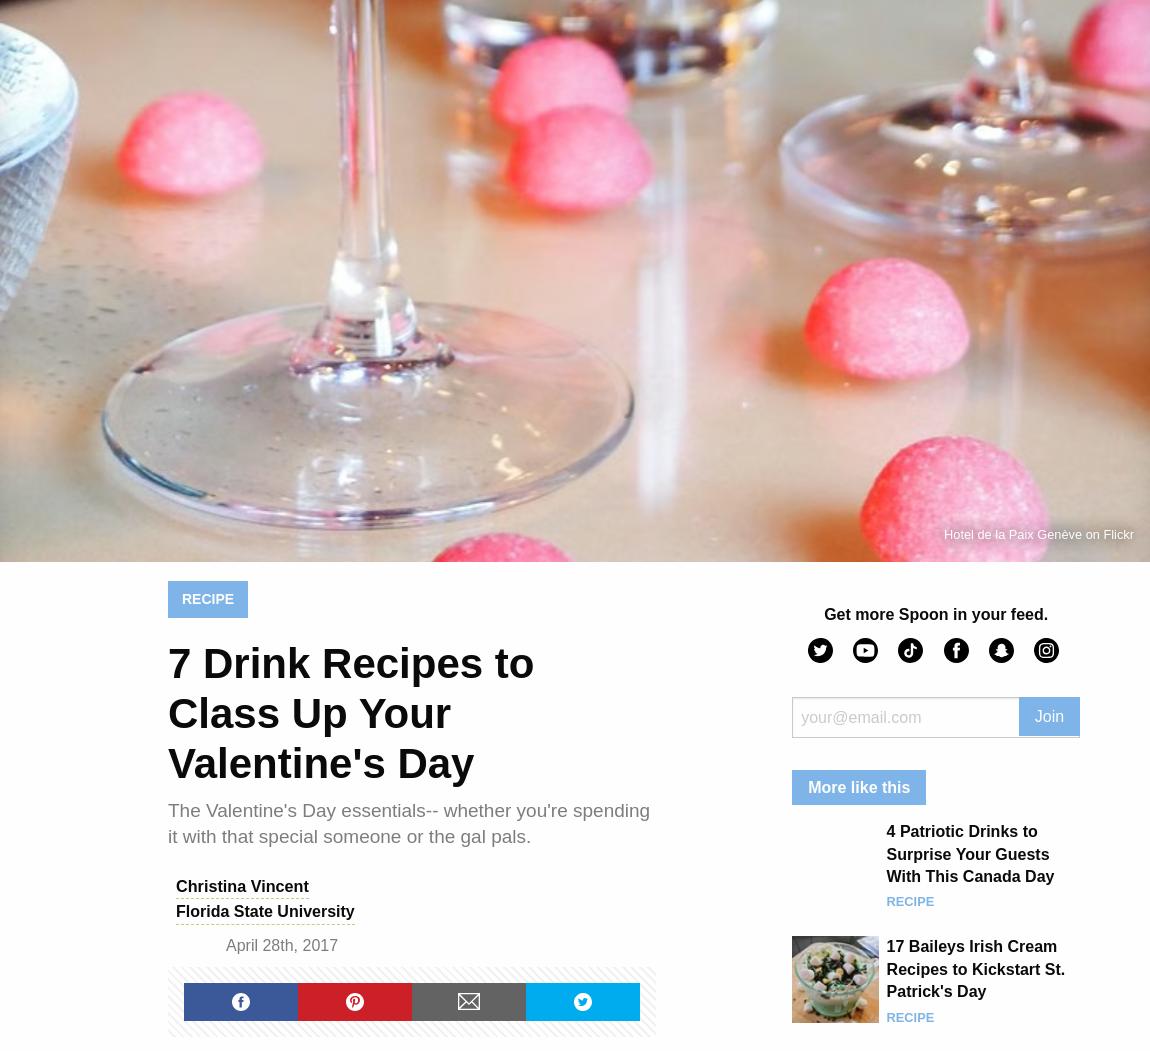 The height and width of the screenshot is (1051, 1150). Describe the element at coordinates (970, 852) in the screenshot. I see `'4 Patriotic Drinks to Surprise Your Guests With This Canada Day'` at that location.